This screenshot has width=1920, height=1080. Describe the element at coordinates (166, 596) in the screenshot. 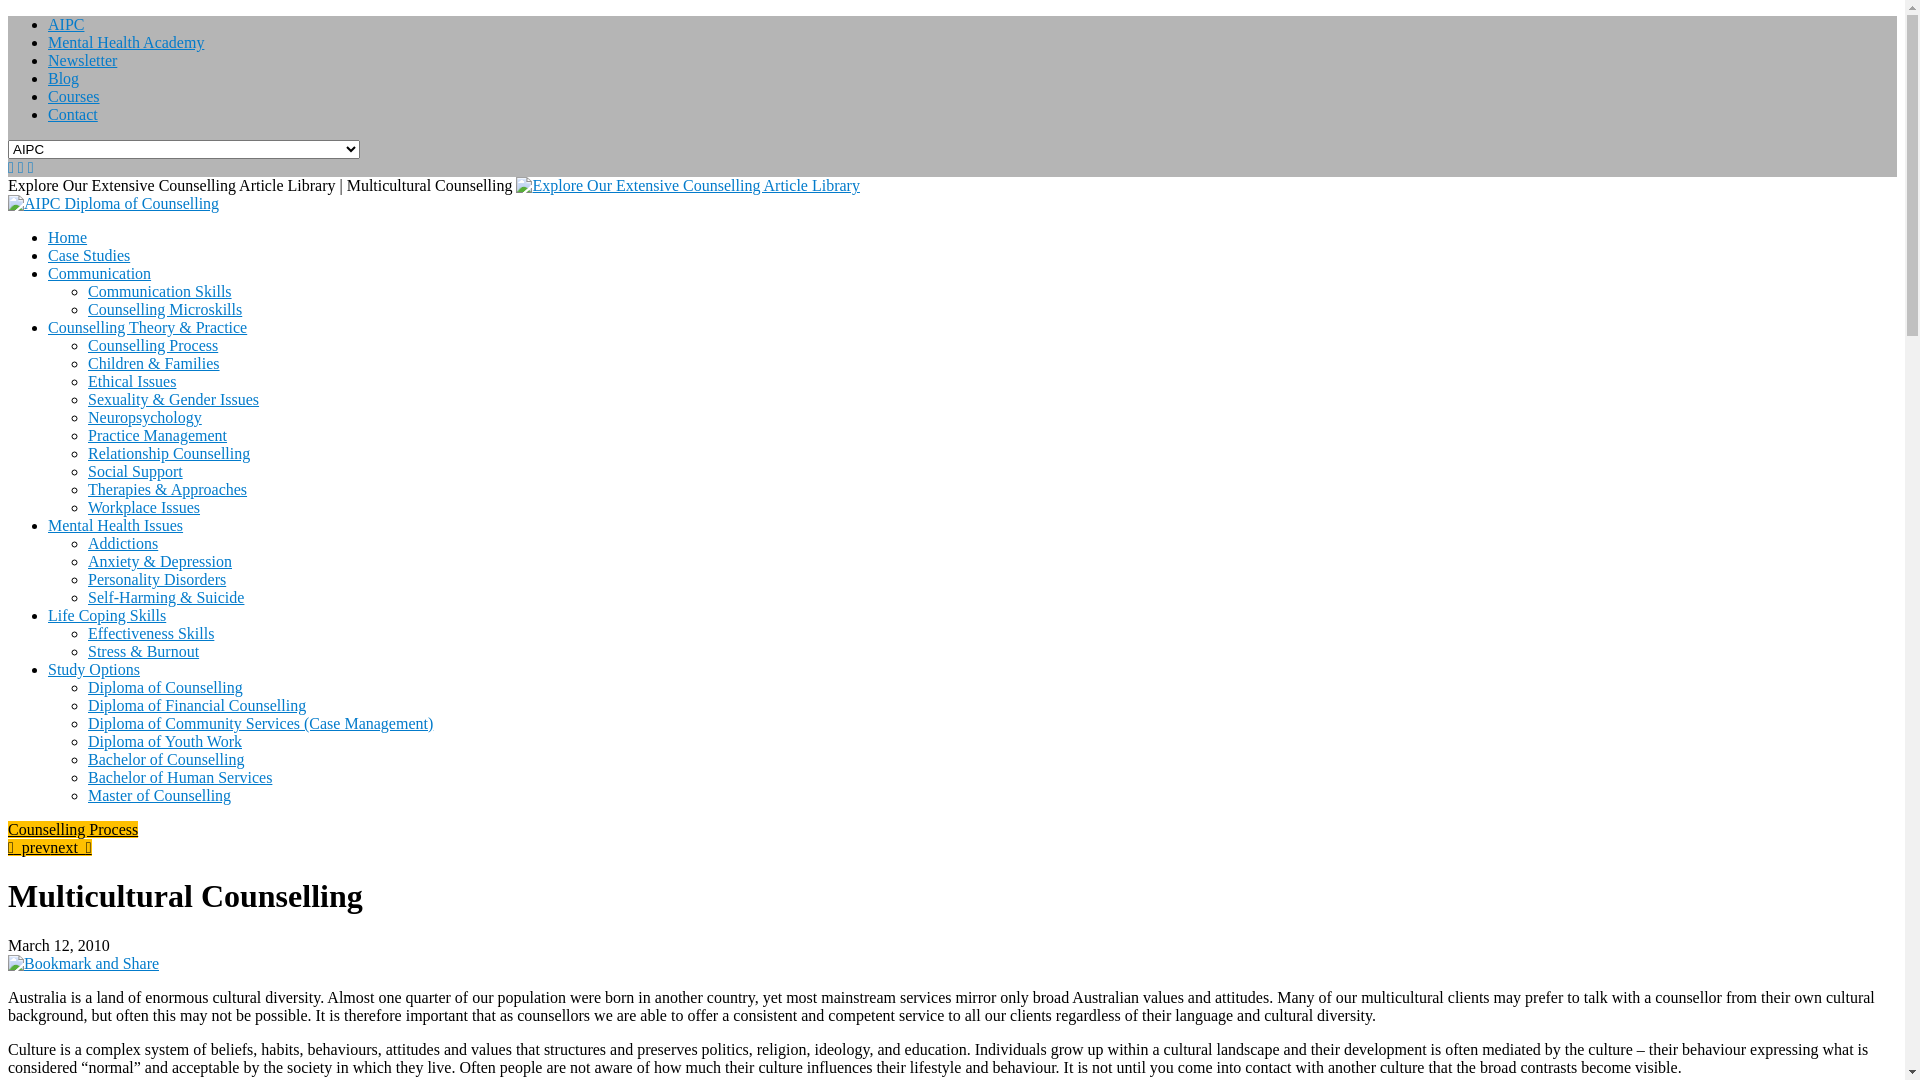

I see `'Self-Harming & Suicide'` at that location.